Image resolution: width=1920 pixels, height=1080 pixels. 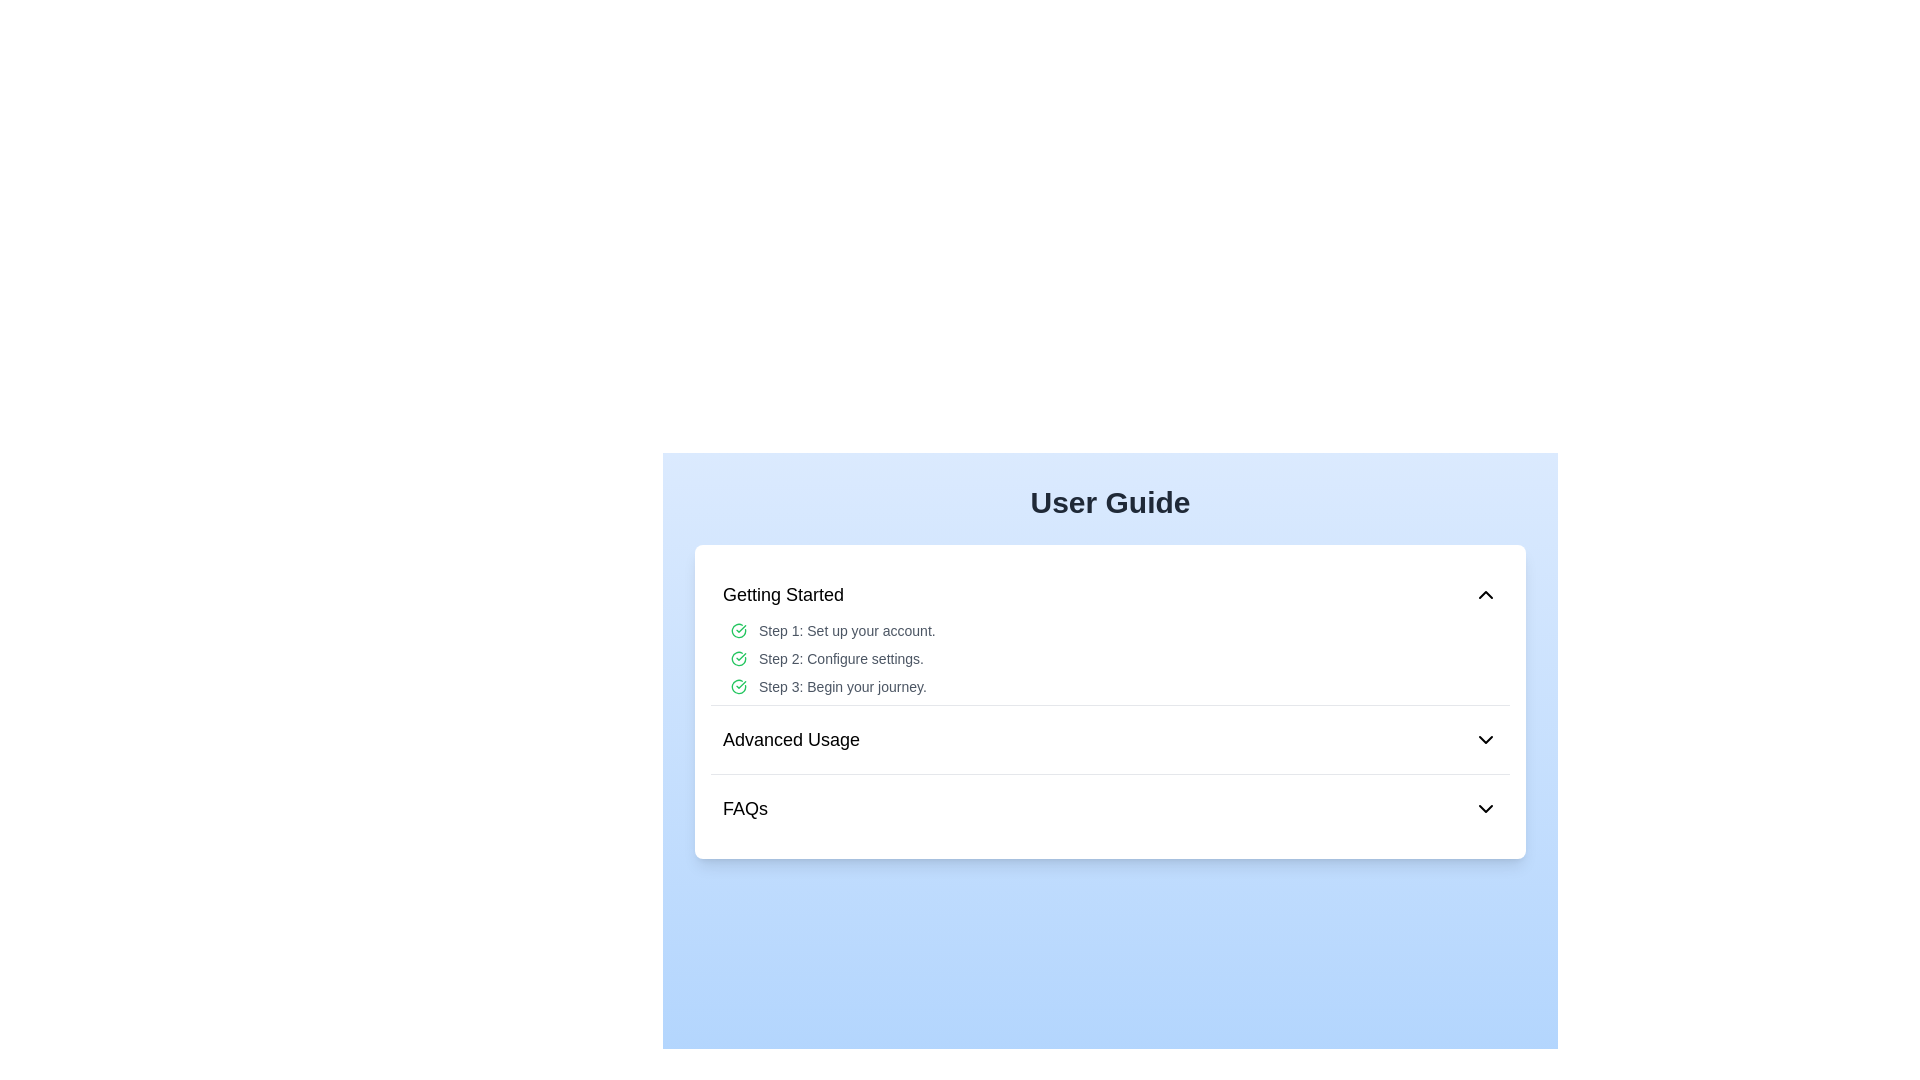 What do you see at coordinates (1486, 593) in the screenshot?
I see `the toggle icon at the right end of the 'Getting Started' section header to change its expand/collapse state` at bounding box center [1486, 593].